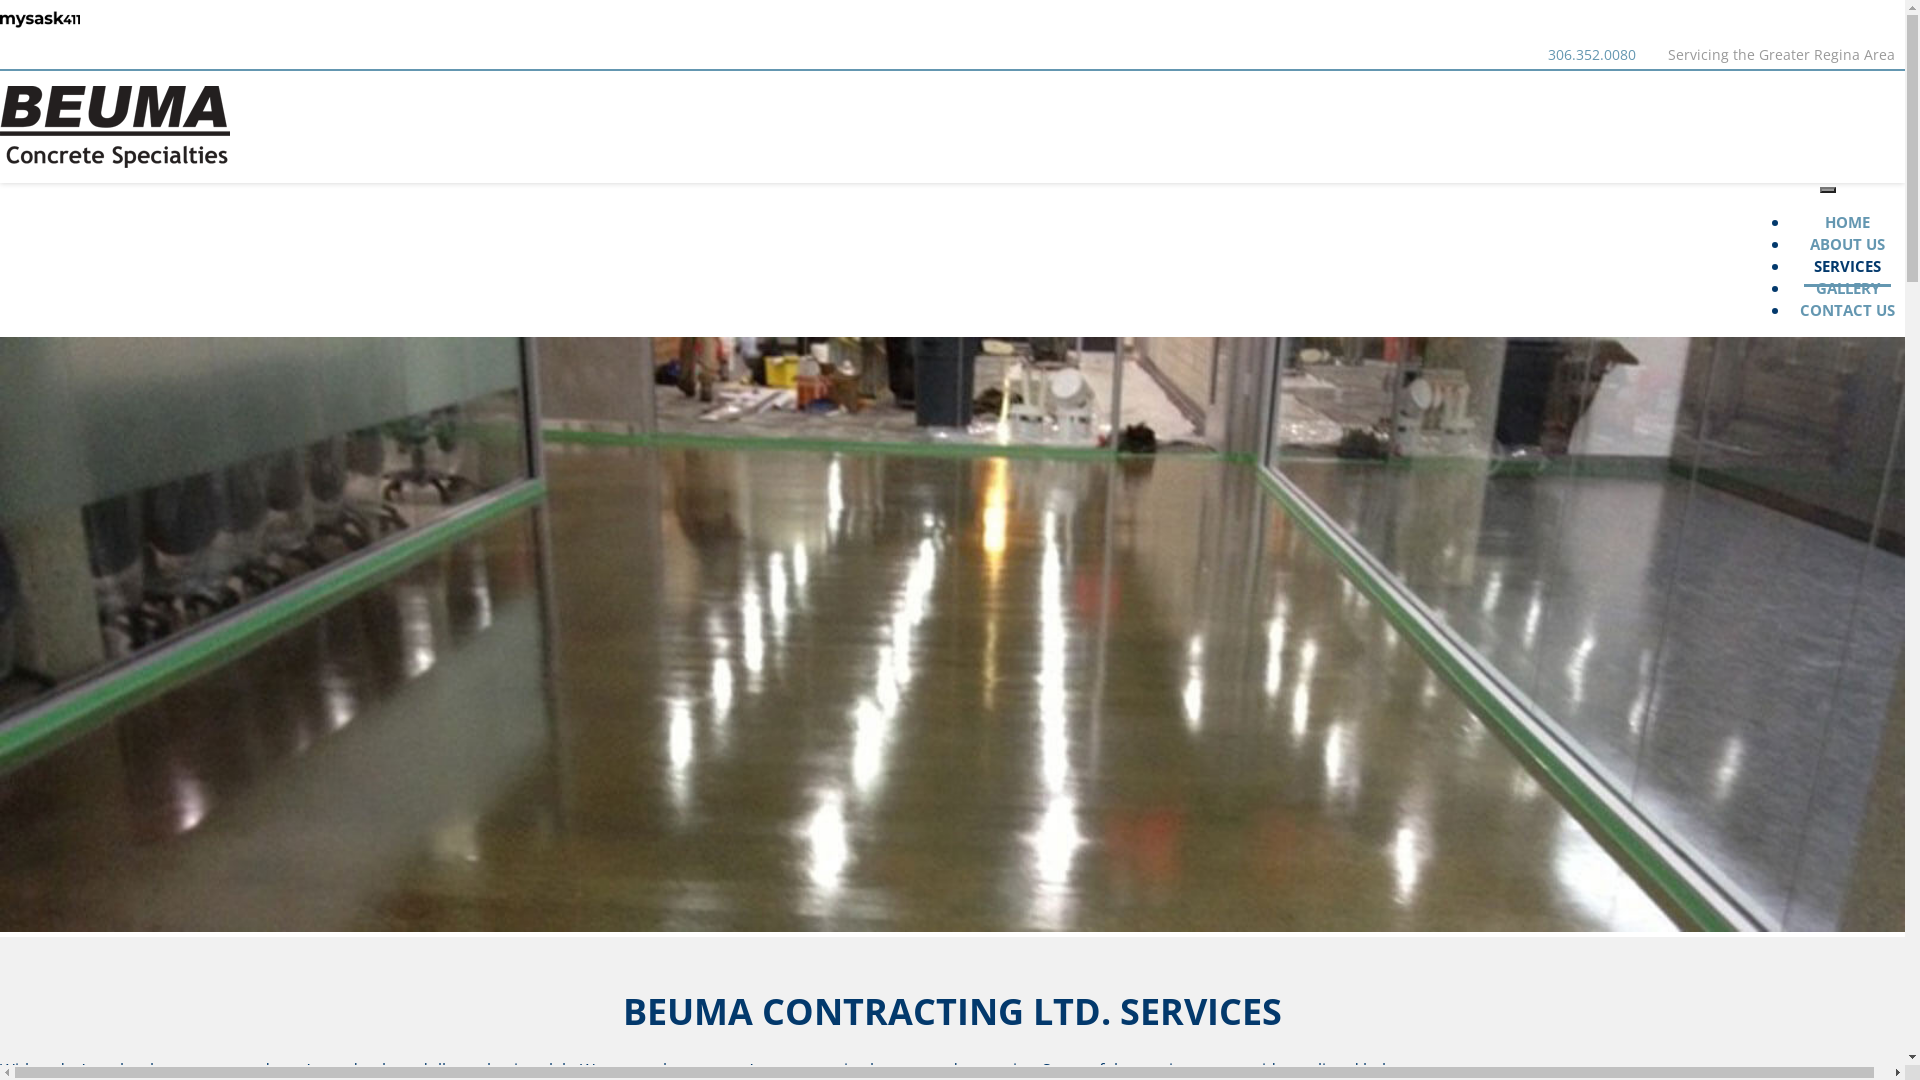 This screenshot has height=1080, width=1920. I want to click on '306.352.0080', so click(1591, 53).